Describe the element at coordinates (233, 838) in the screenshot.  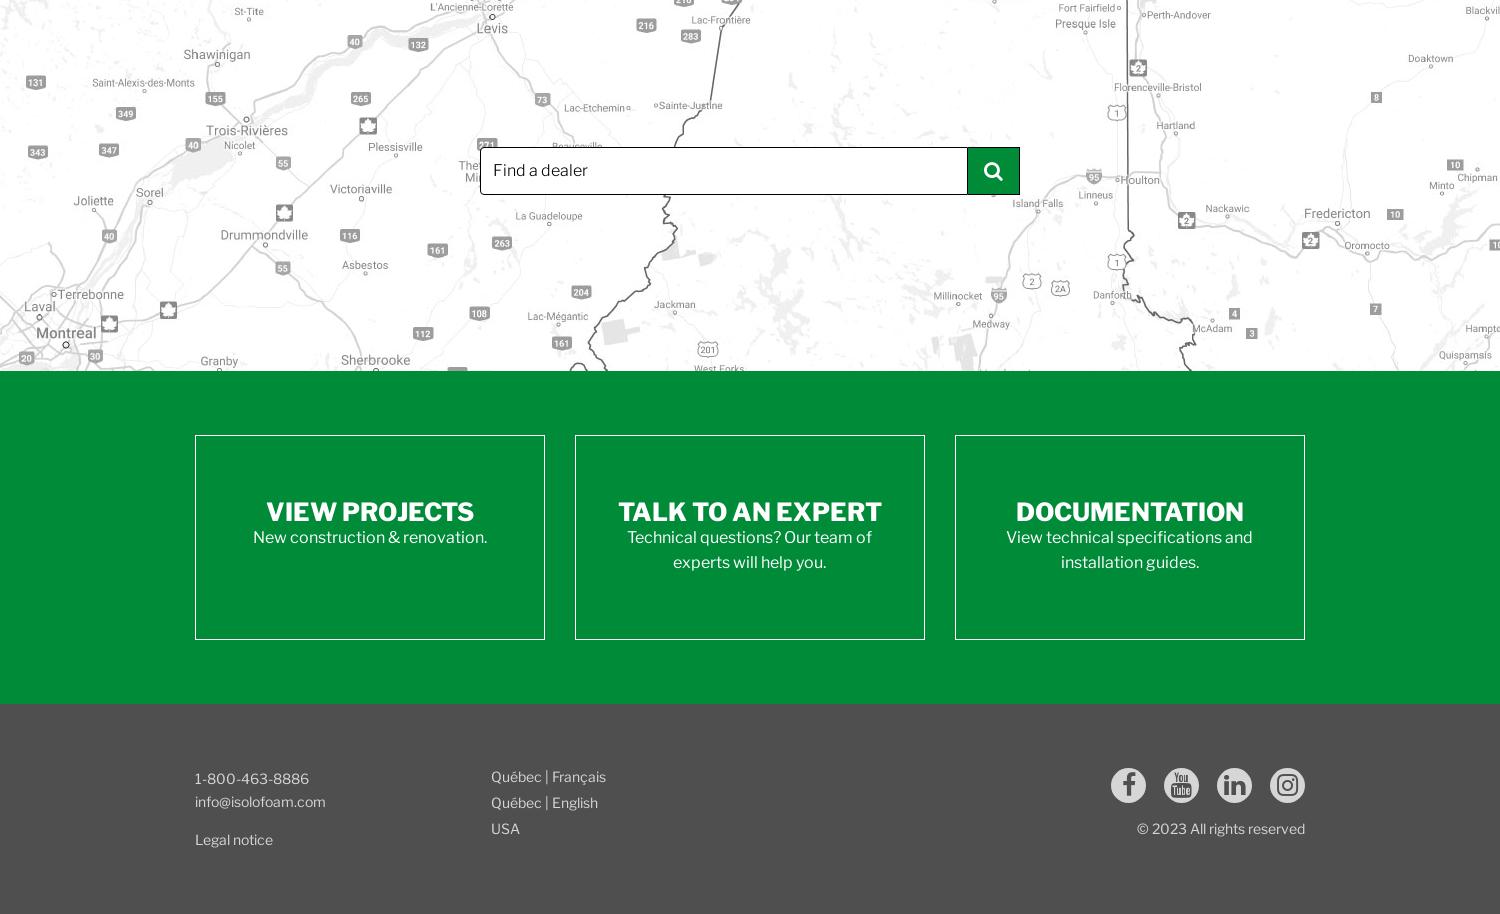
I see `'Legal notice'` at that location.